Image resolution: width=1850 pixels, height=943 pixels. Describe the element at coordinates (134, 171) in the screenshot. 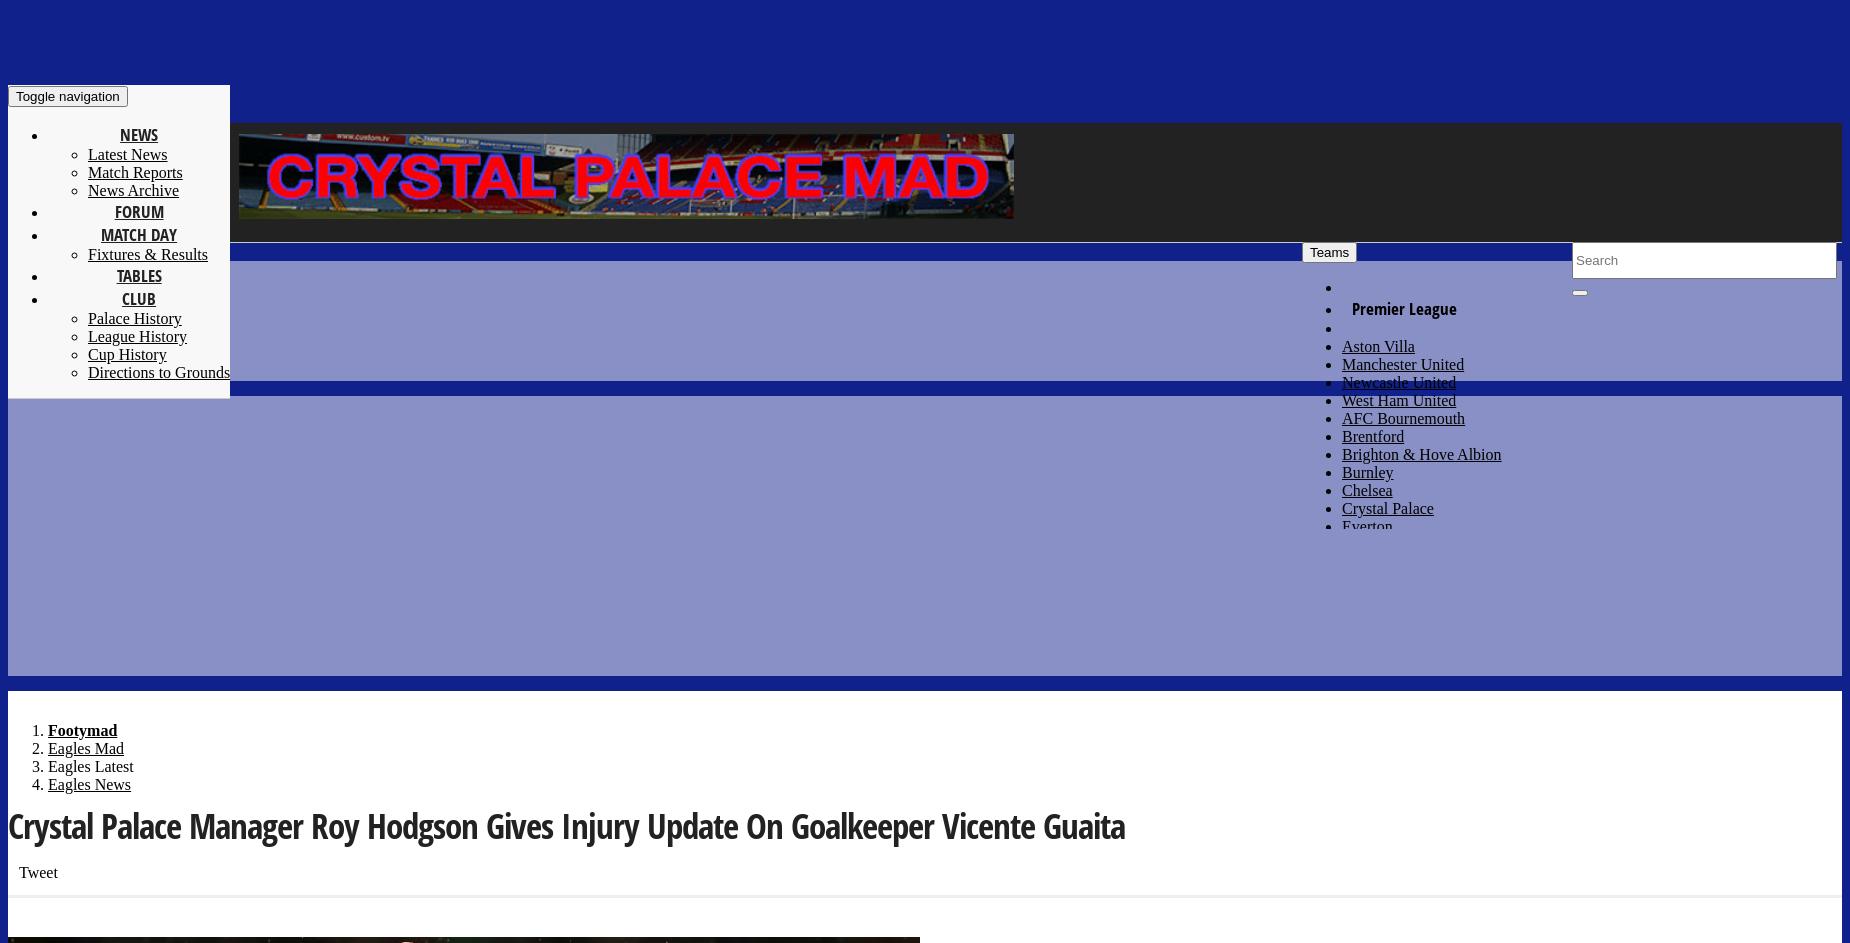

I see `'Match Reports'` at that location.